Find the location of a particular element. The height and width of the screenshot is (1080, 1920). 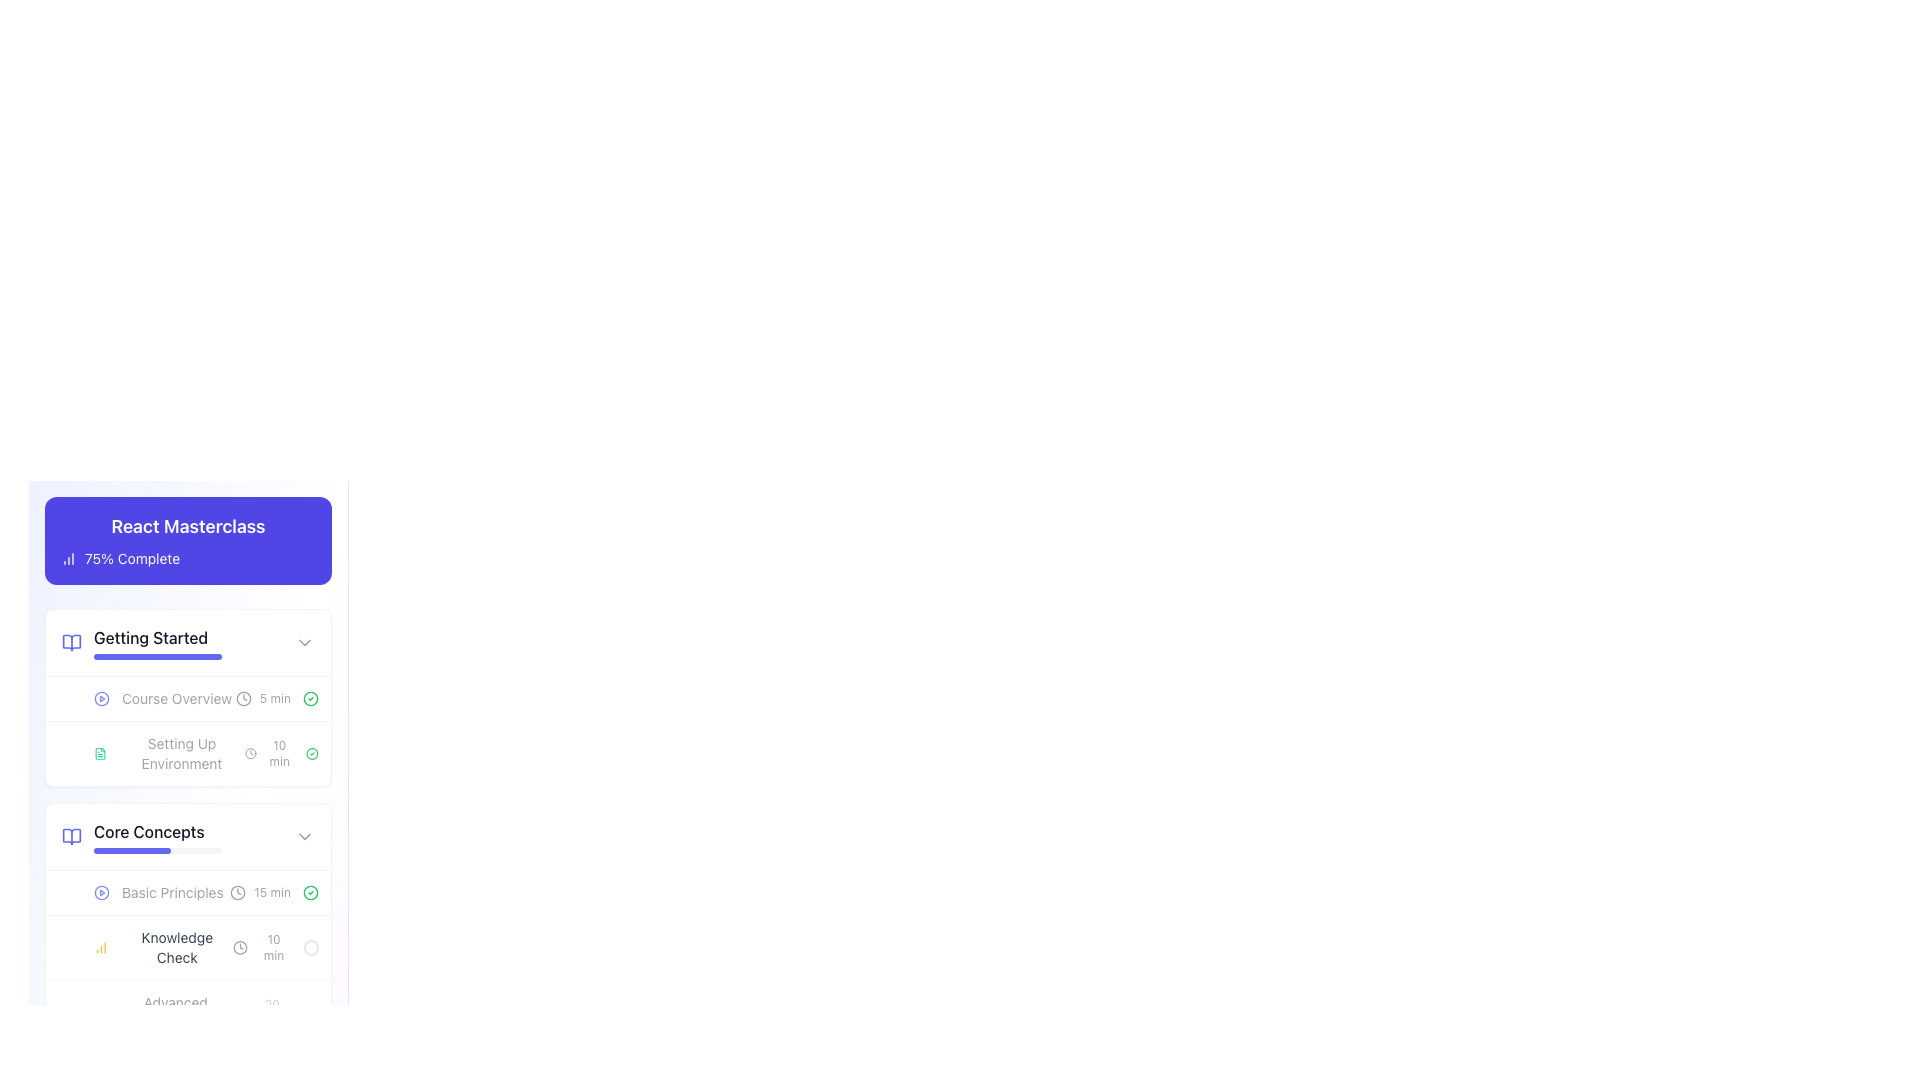

text label that reads 'React Masterclass', which is styled in bold white font on a purple background, located in the top-left section of the content is located at coordinates (188, 526).